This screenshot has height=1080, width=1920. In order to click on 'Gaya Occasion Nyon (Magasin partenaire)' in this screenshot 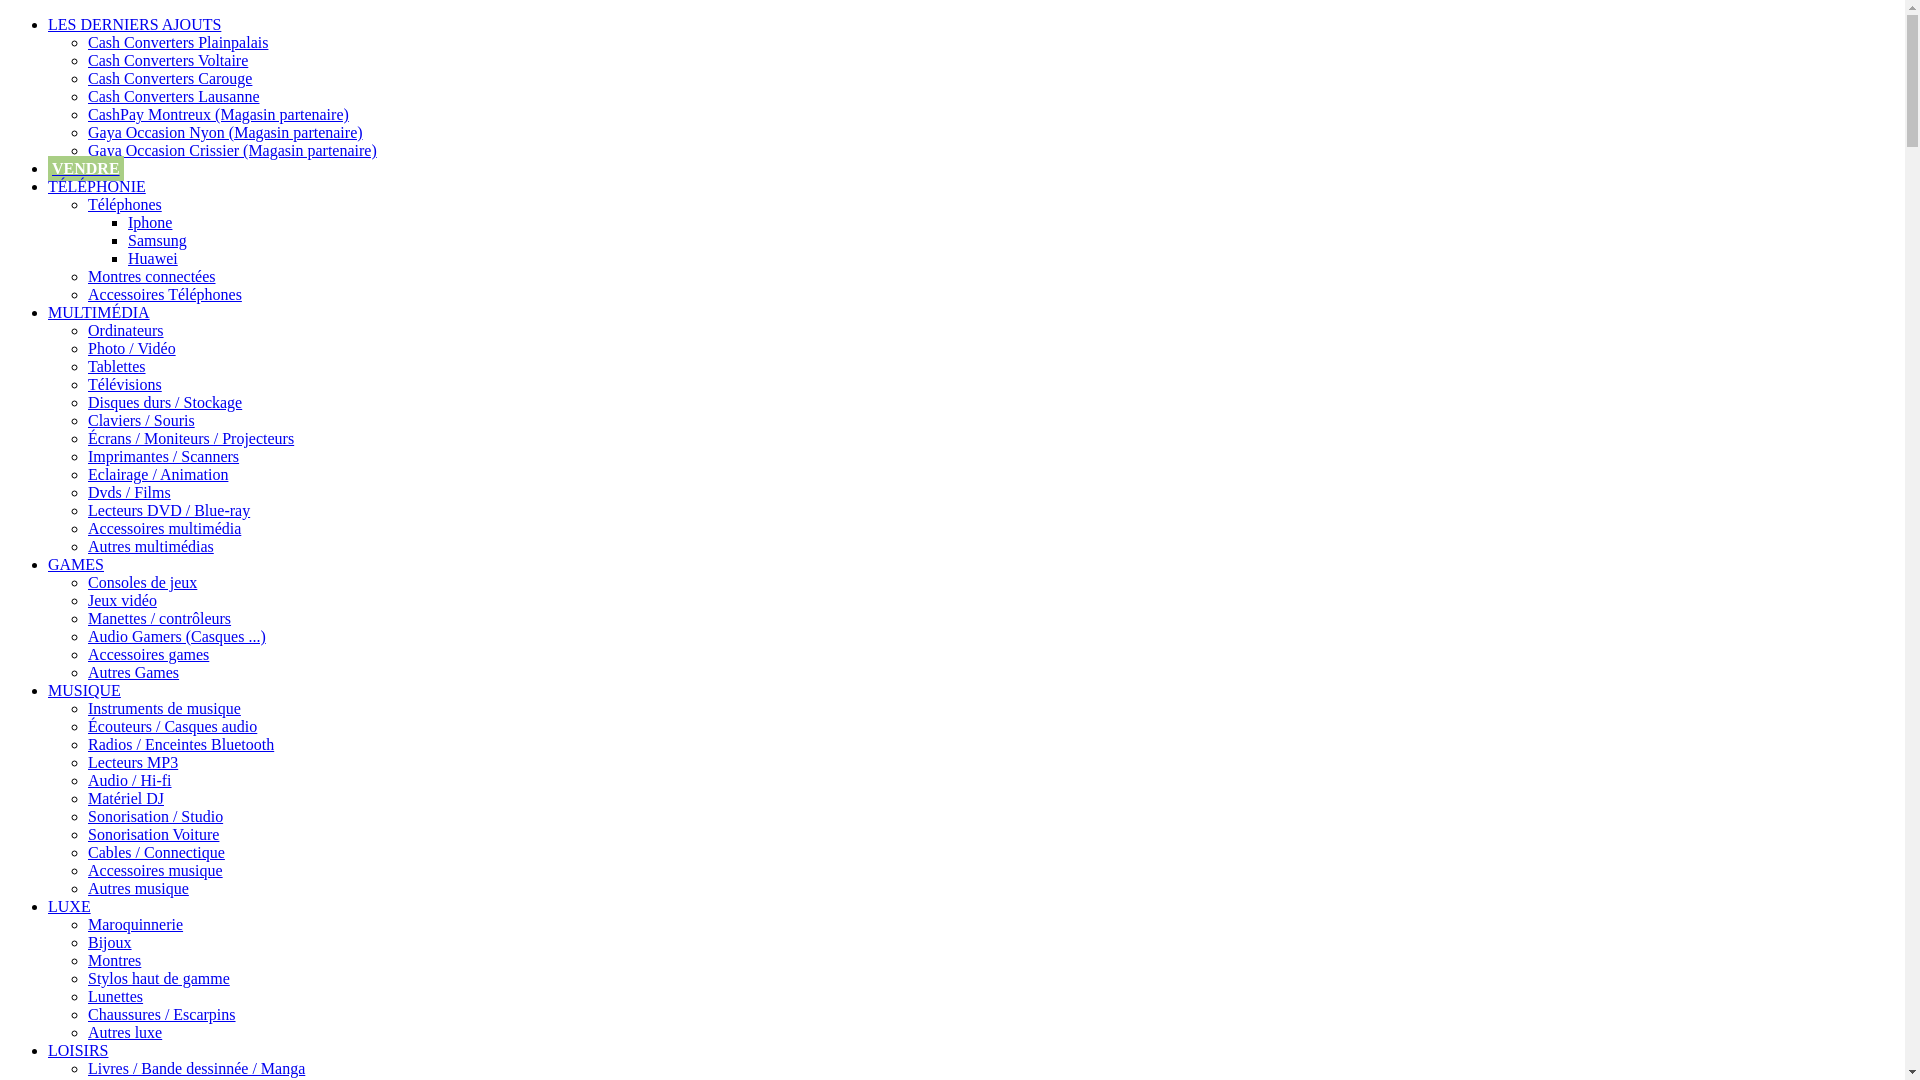, I will do `click(86, 132)`.